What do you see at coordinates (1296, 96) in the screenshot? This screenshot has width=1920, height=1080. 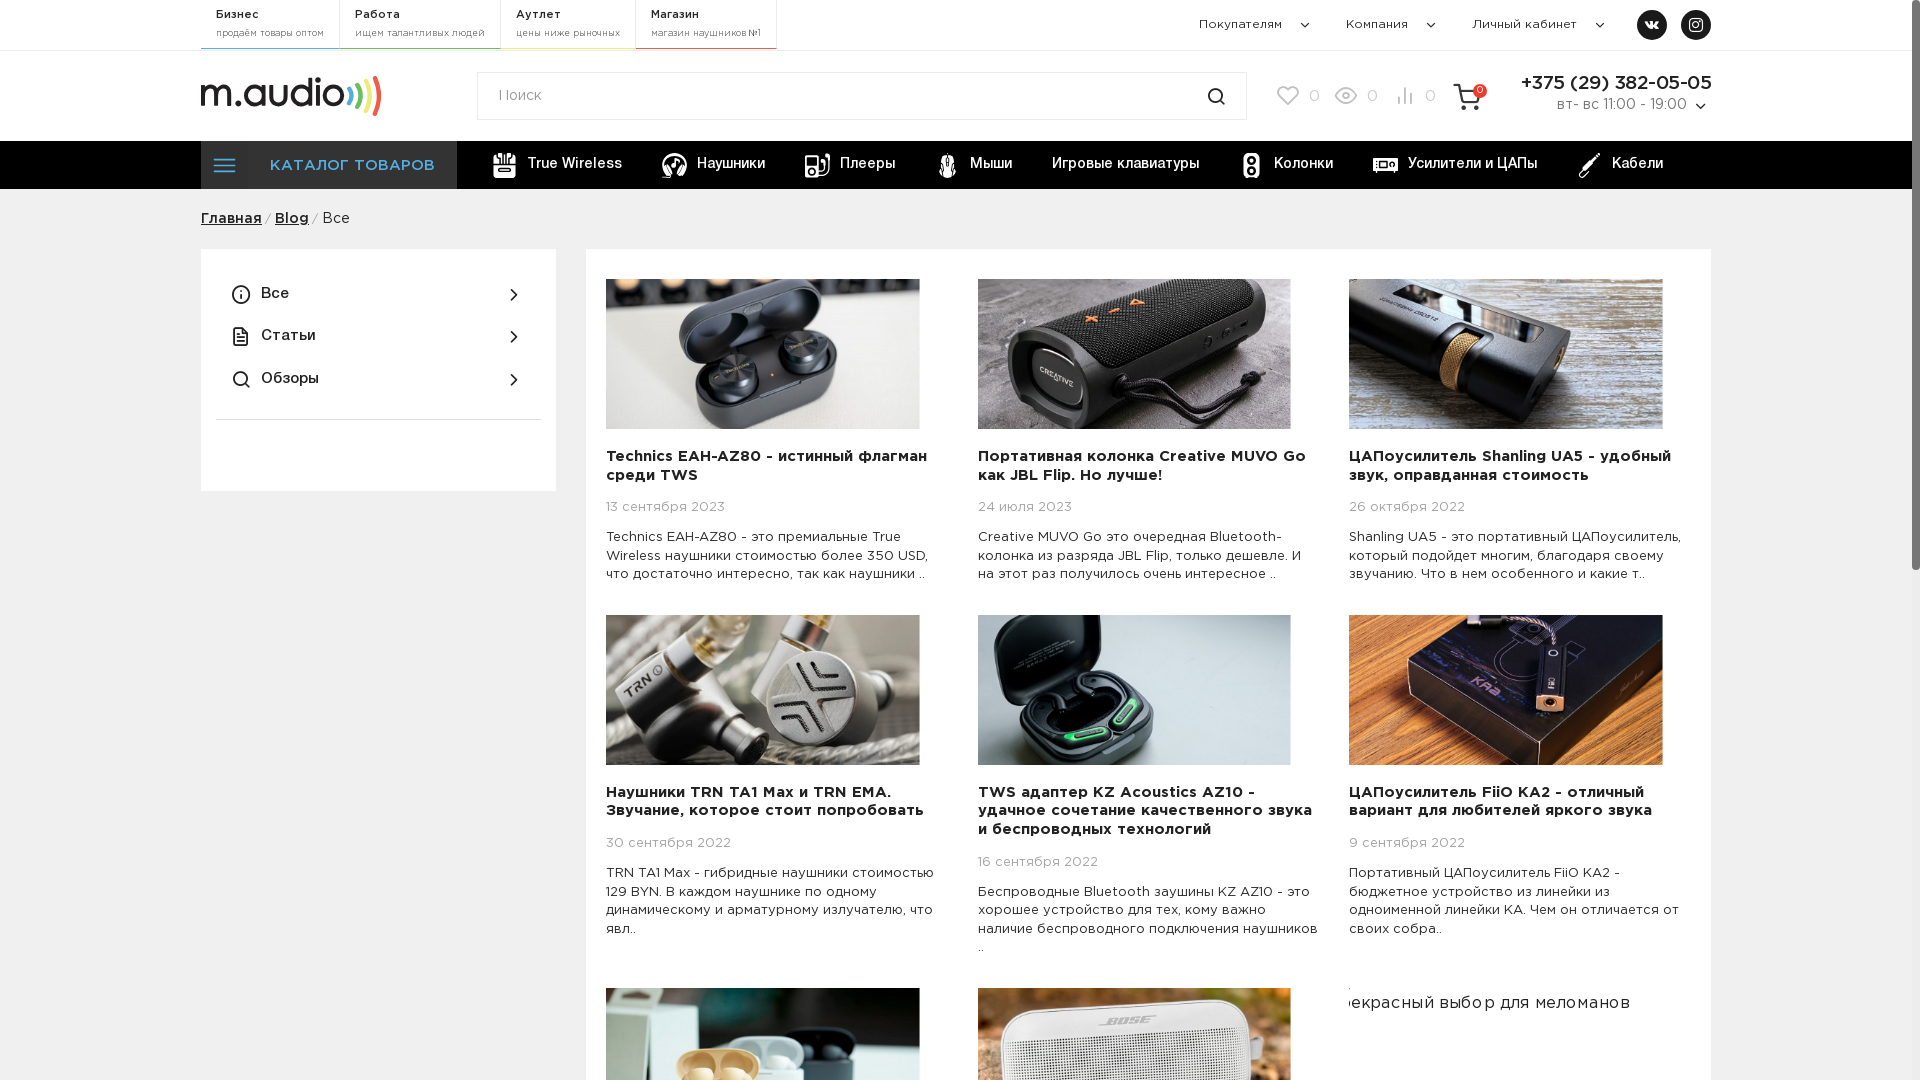 I see `'0'` at bounding box center [1296, 96].